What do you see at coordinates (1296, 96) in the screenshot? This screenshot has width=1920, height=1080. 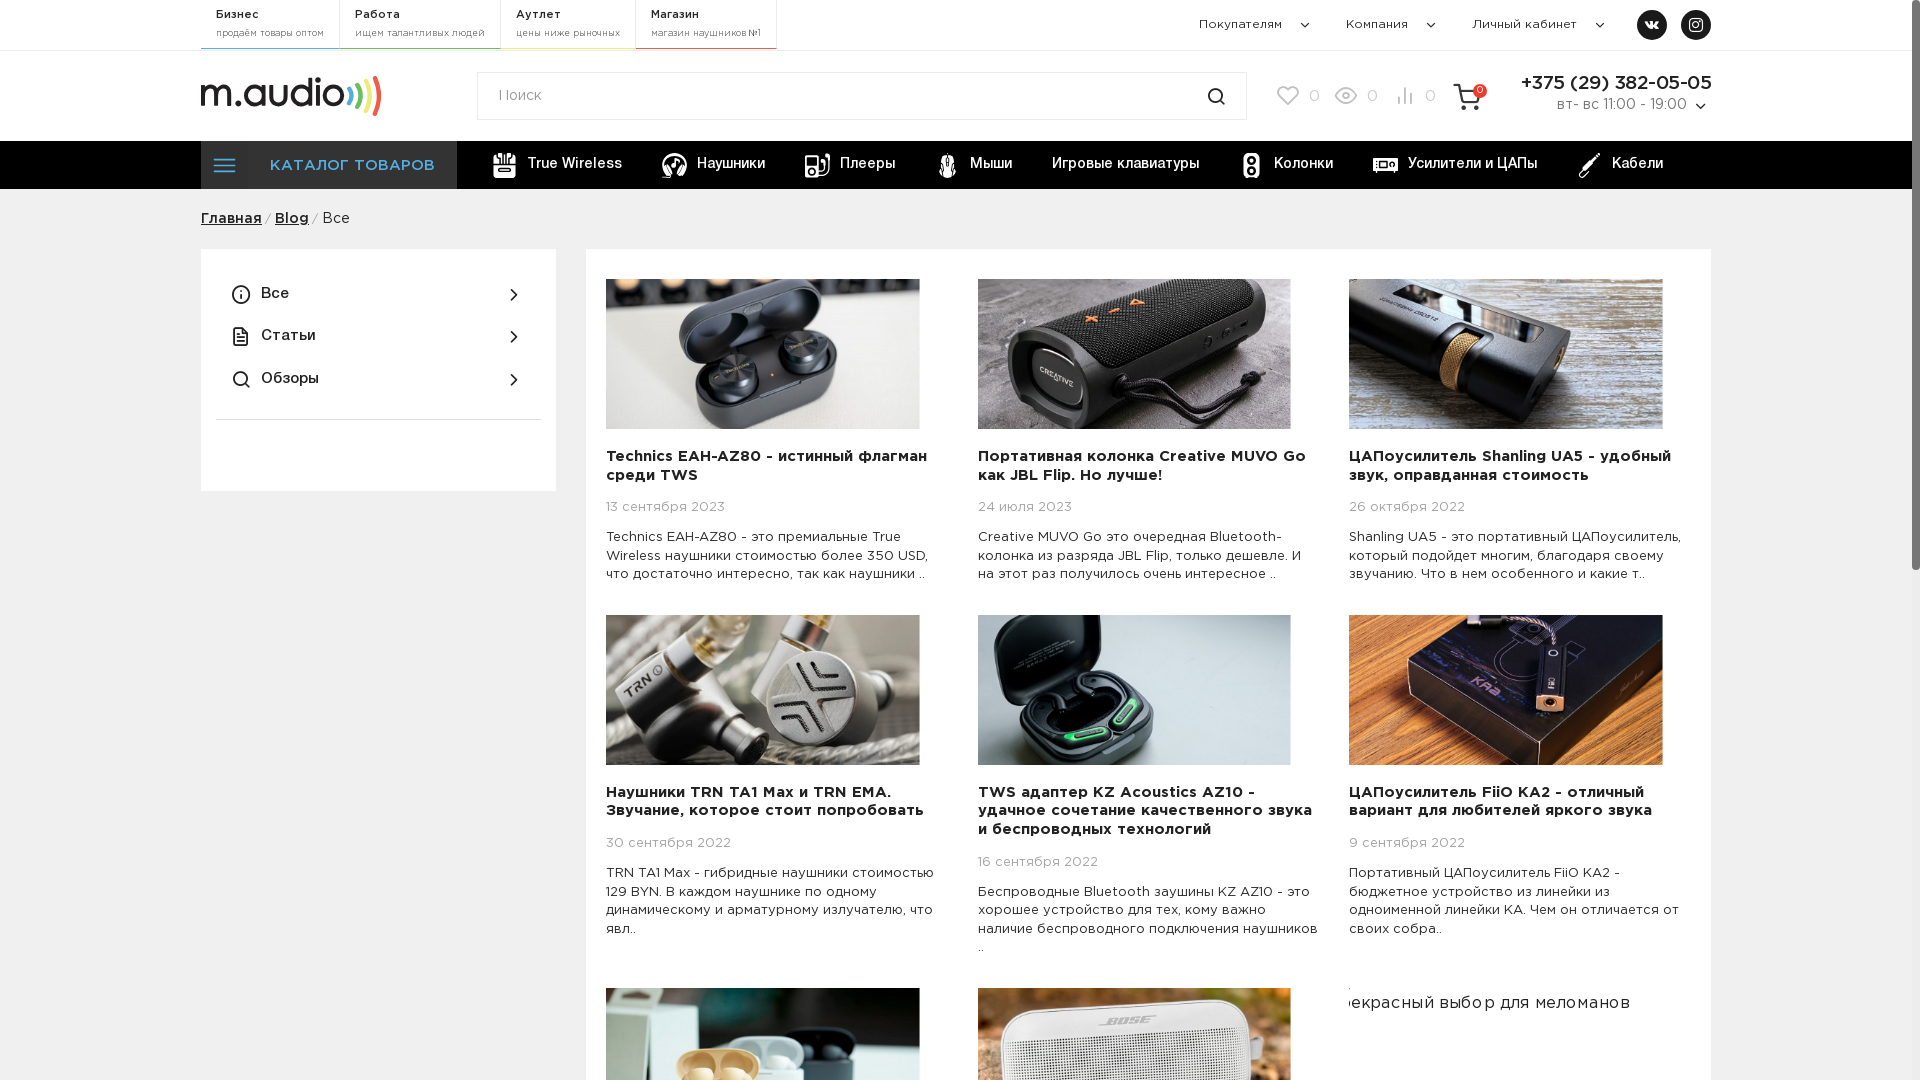 I see `'0'` at bounding box center [1296, 96].